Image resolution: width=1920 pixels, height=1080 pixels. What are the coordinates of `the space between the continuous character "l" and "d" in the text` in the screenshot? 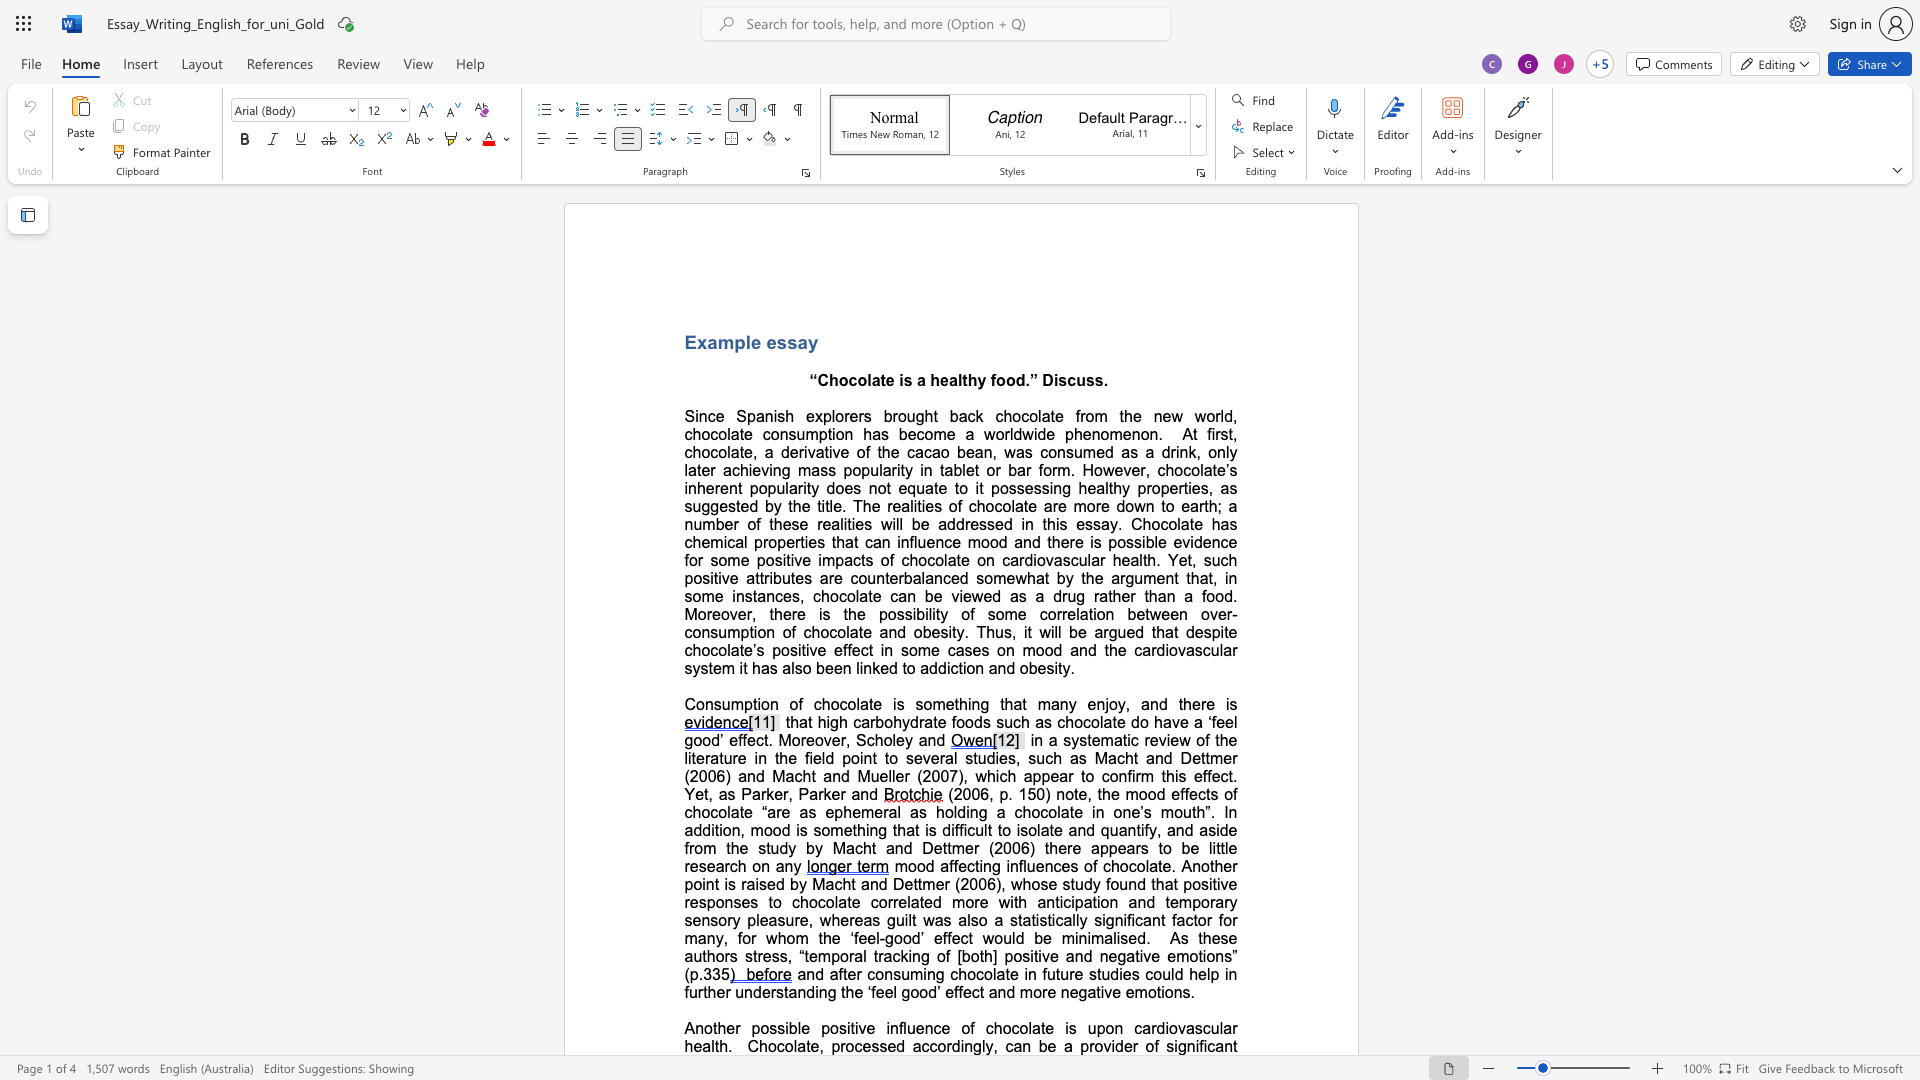 It's located at (826, 758).